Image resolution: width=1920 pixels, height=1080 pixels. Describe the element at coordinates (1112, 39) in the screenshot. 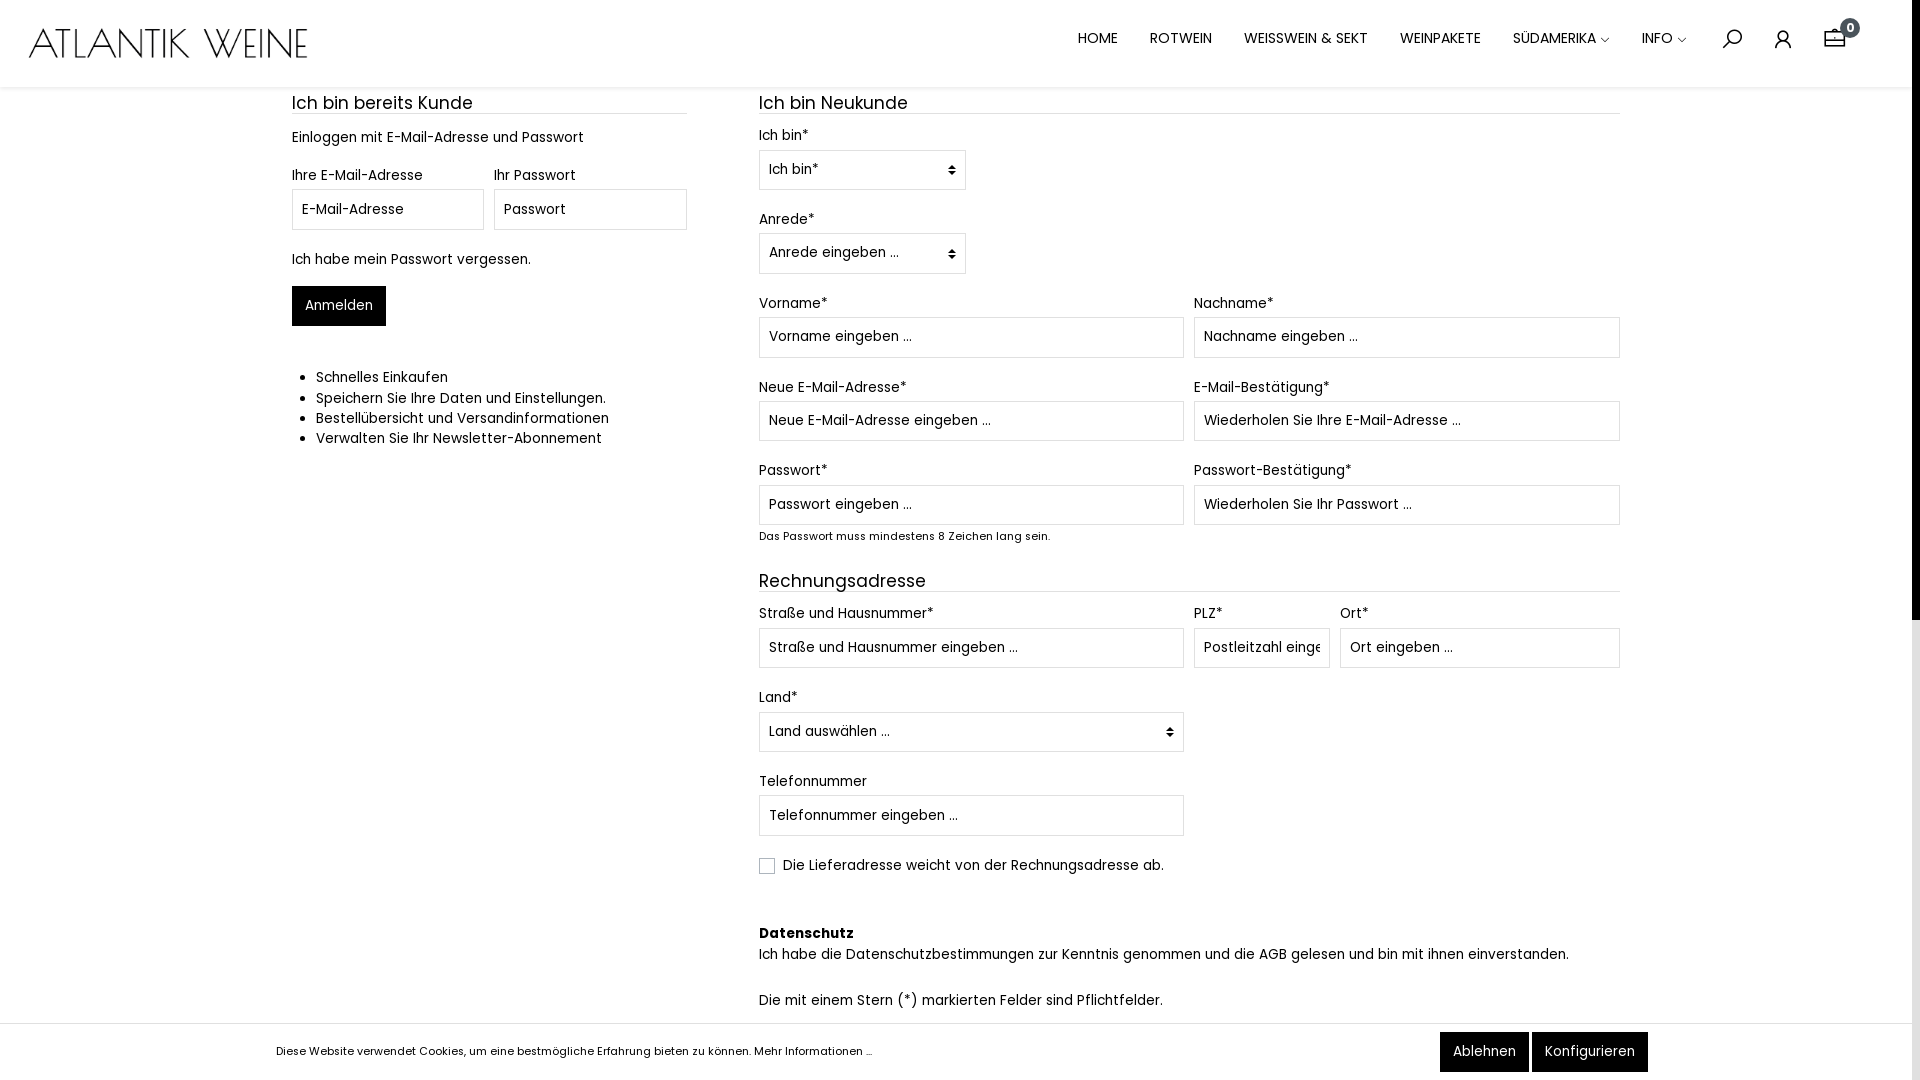

I see `'HOME'` at that location.